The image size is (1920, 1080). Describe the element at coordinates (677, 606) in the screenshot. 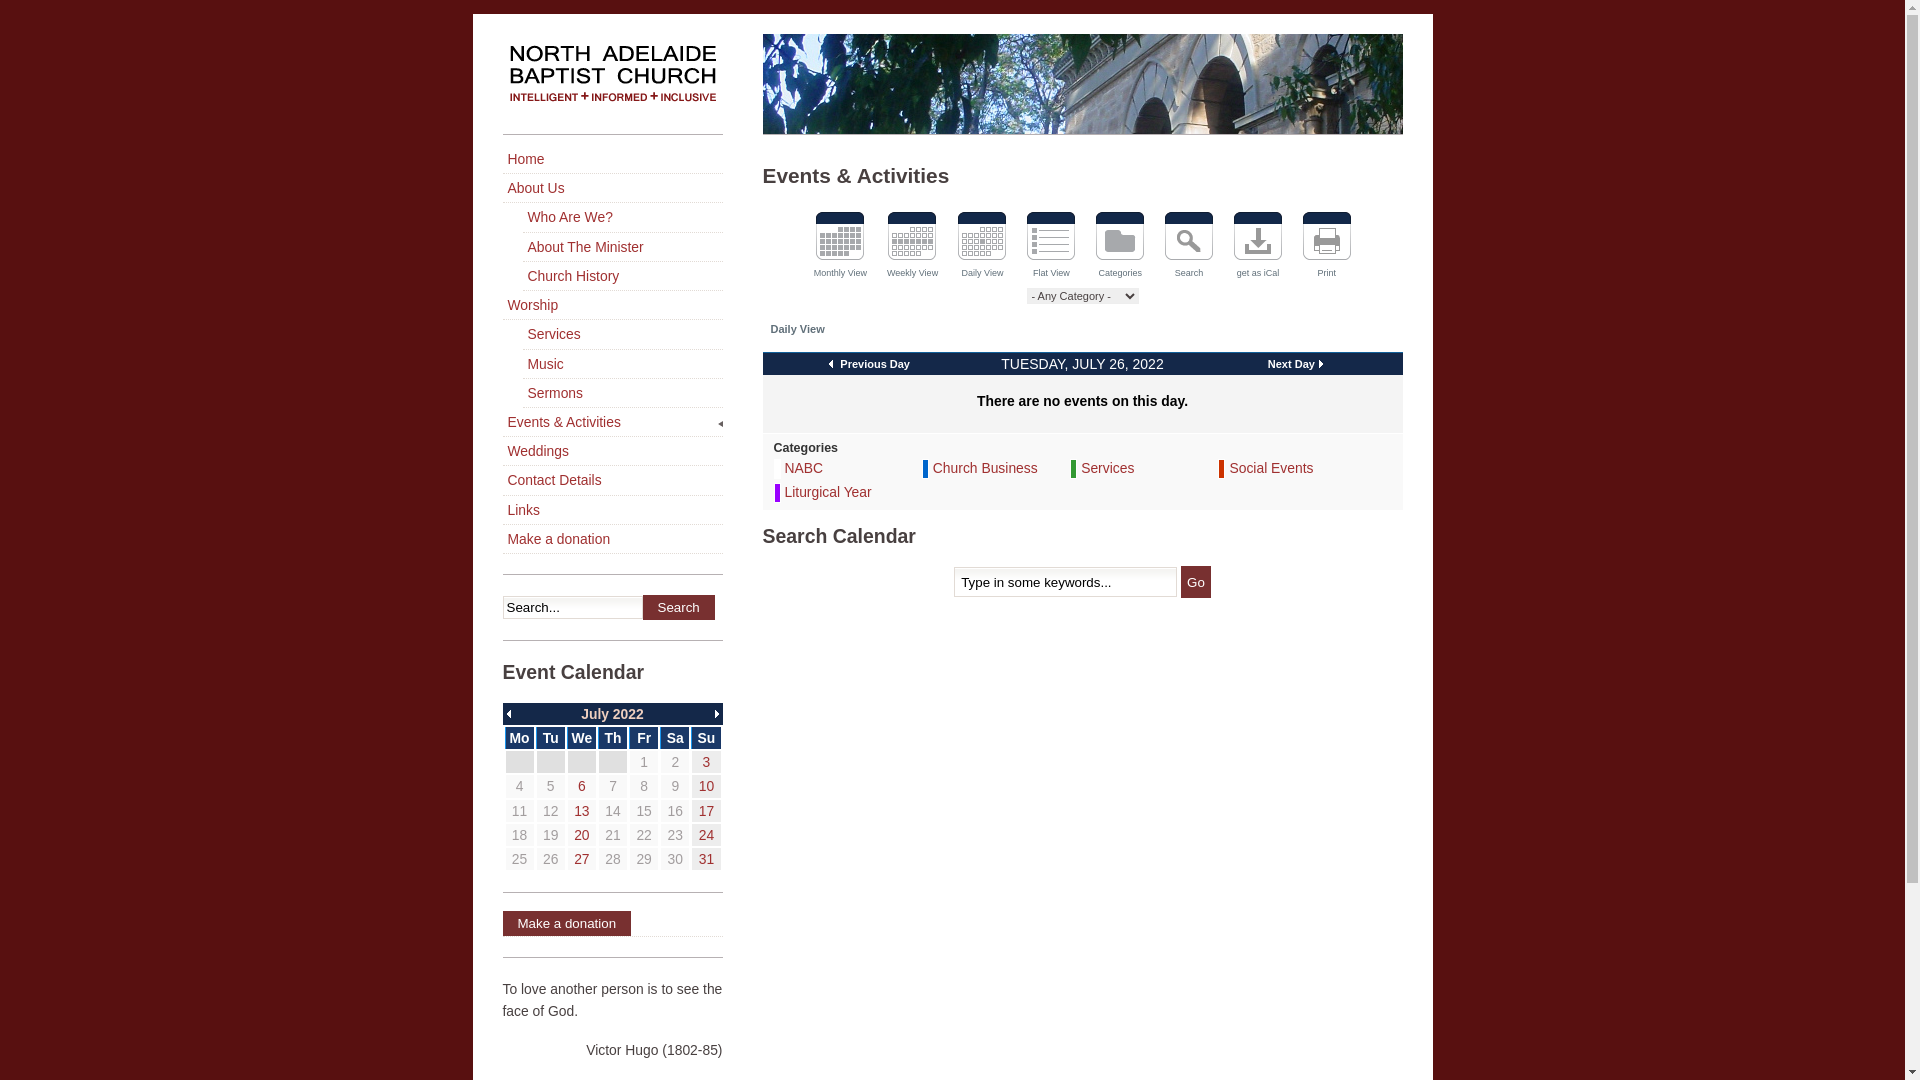

I see `'Search'` at that location.